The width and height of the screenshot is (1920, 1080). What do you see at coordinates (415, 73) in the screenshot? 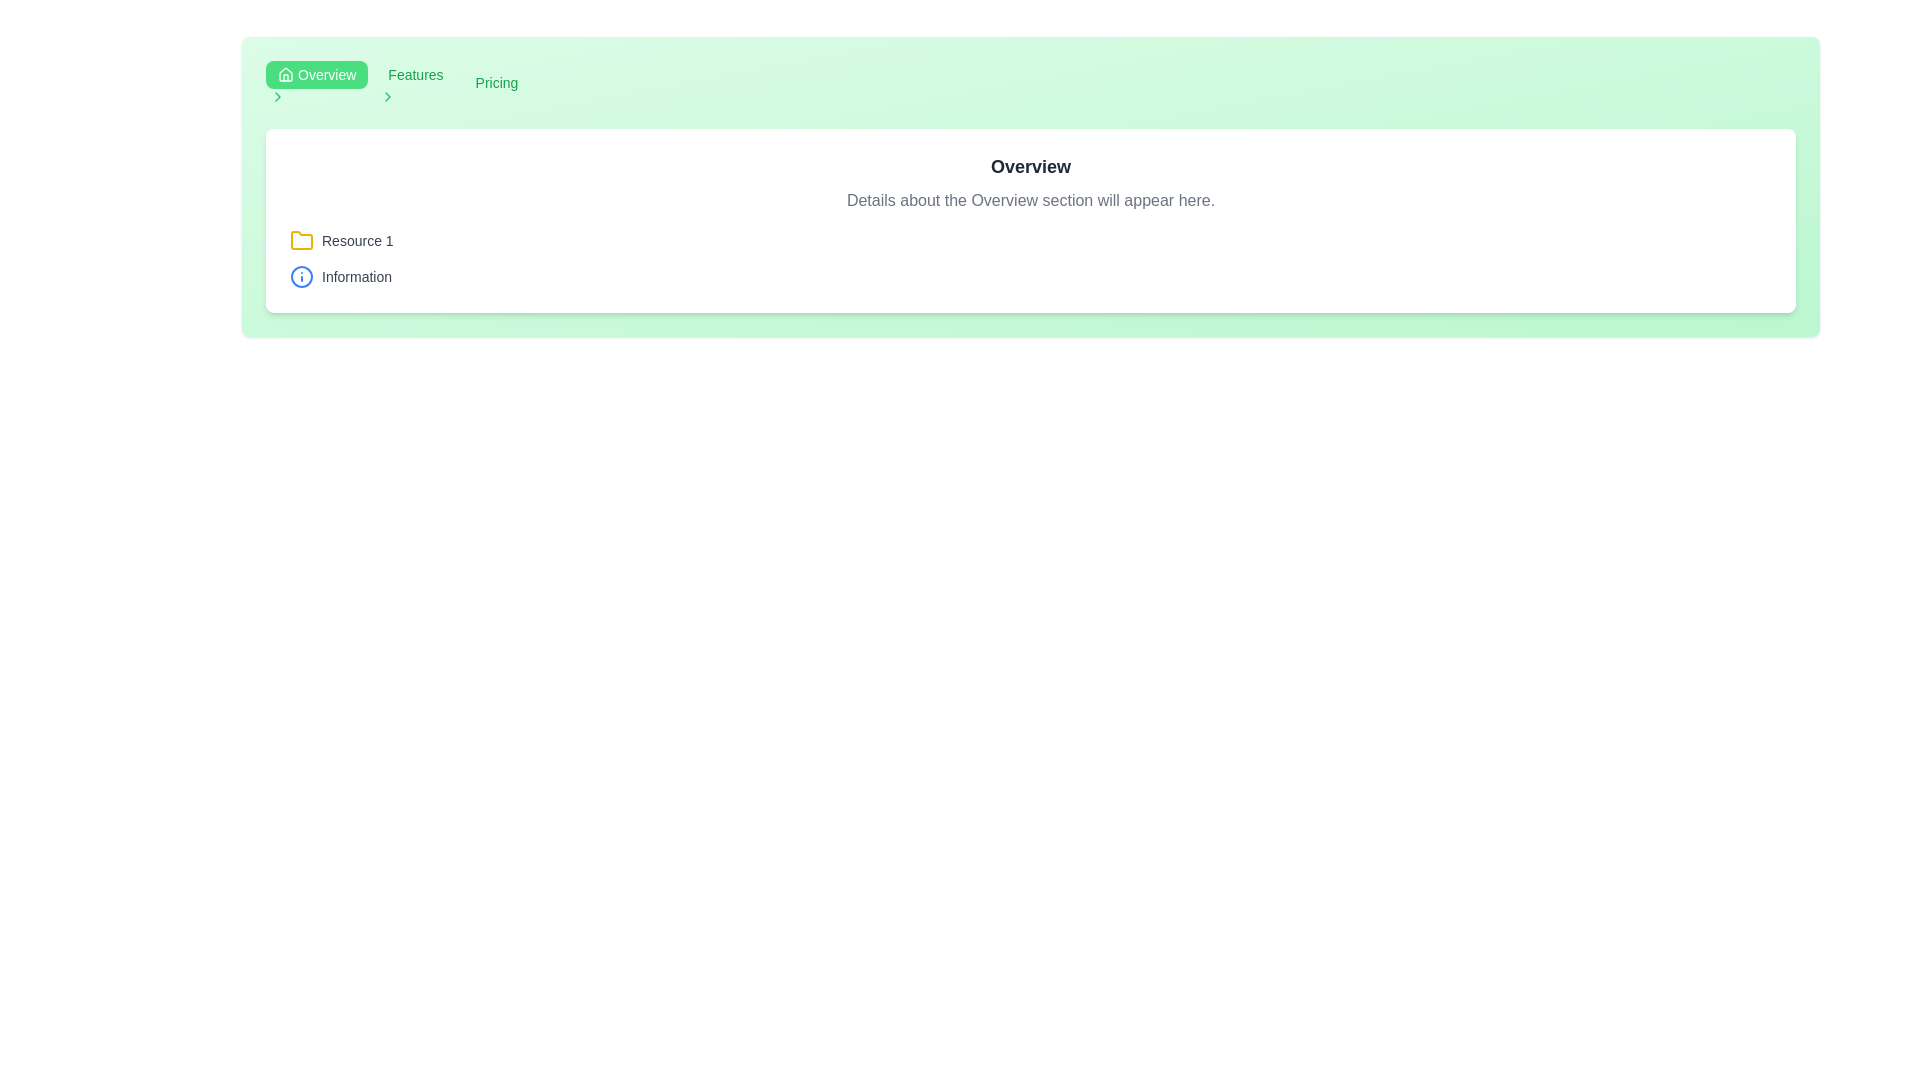
I see `the breadcrumb navigation link labeled 'Features' located in the top-left section of the interface, between the 'Overview' button and a right-arrow icon` at bounding box center [415, 73].